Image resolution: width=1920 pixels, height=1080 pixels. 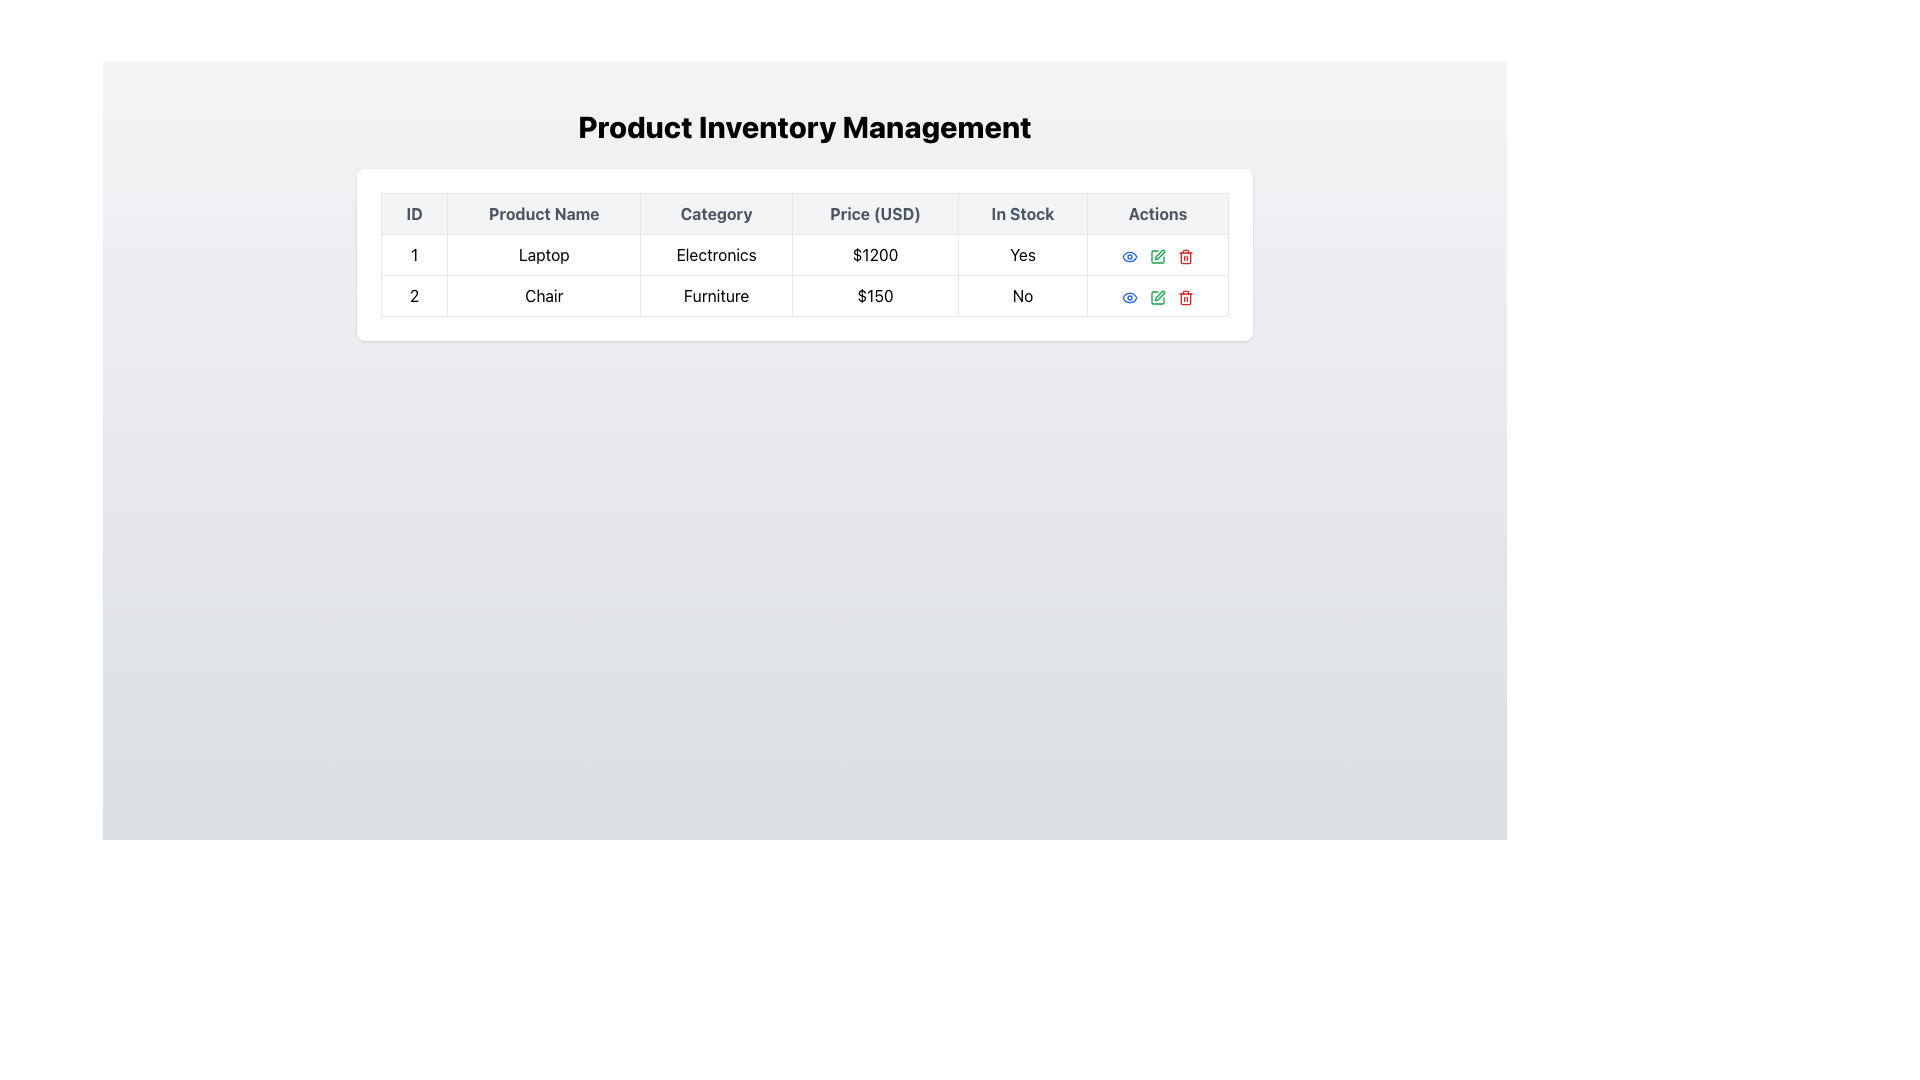 What do you see at coordinates (716, 213) in the screenshot?
I see `the header label that describes the Category column, which is the third entry in the header row of the table, located between 'Product Name' and 'Price (USD)'` at bounding box center [716, 213].